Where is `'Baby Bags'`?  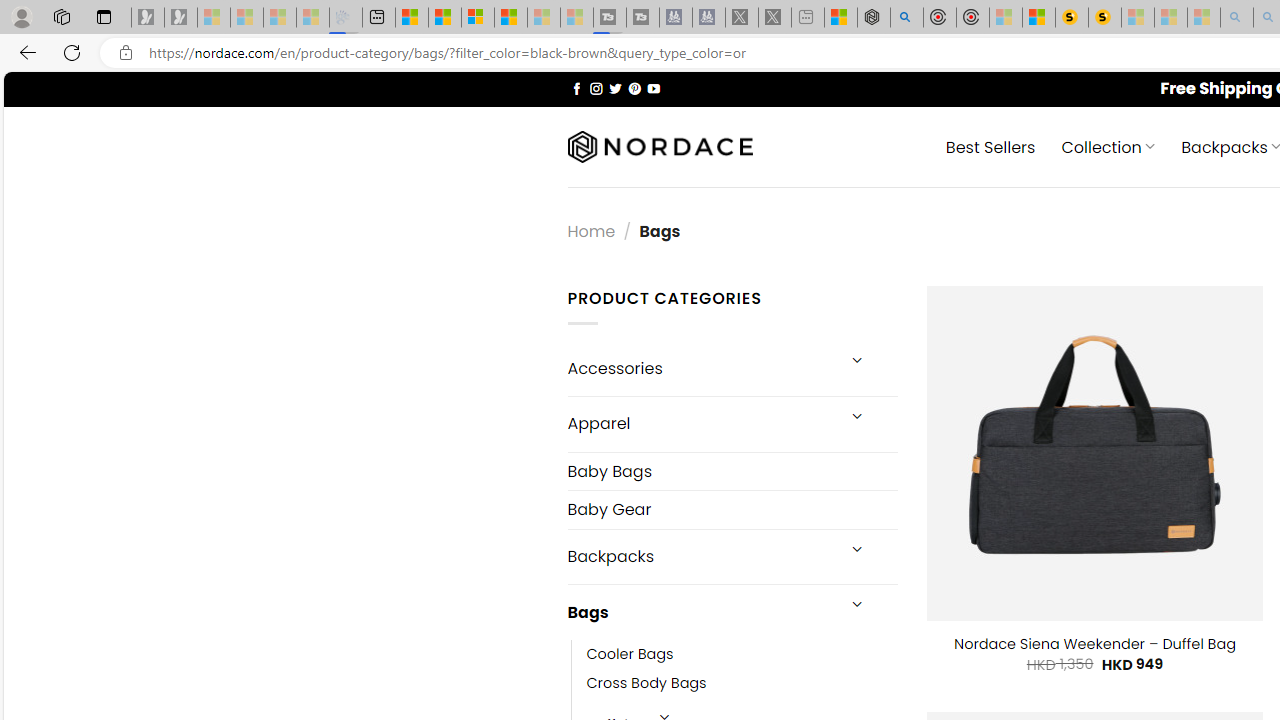 'Baby Bags' is located at coordinates (731, 470).